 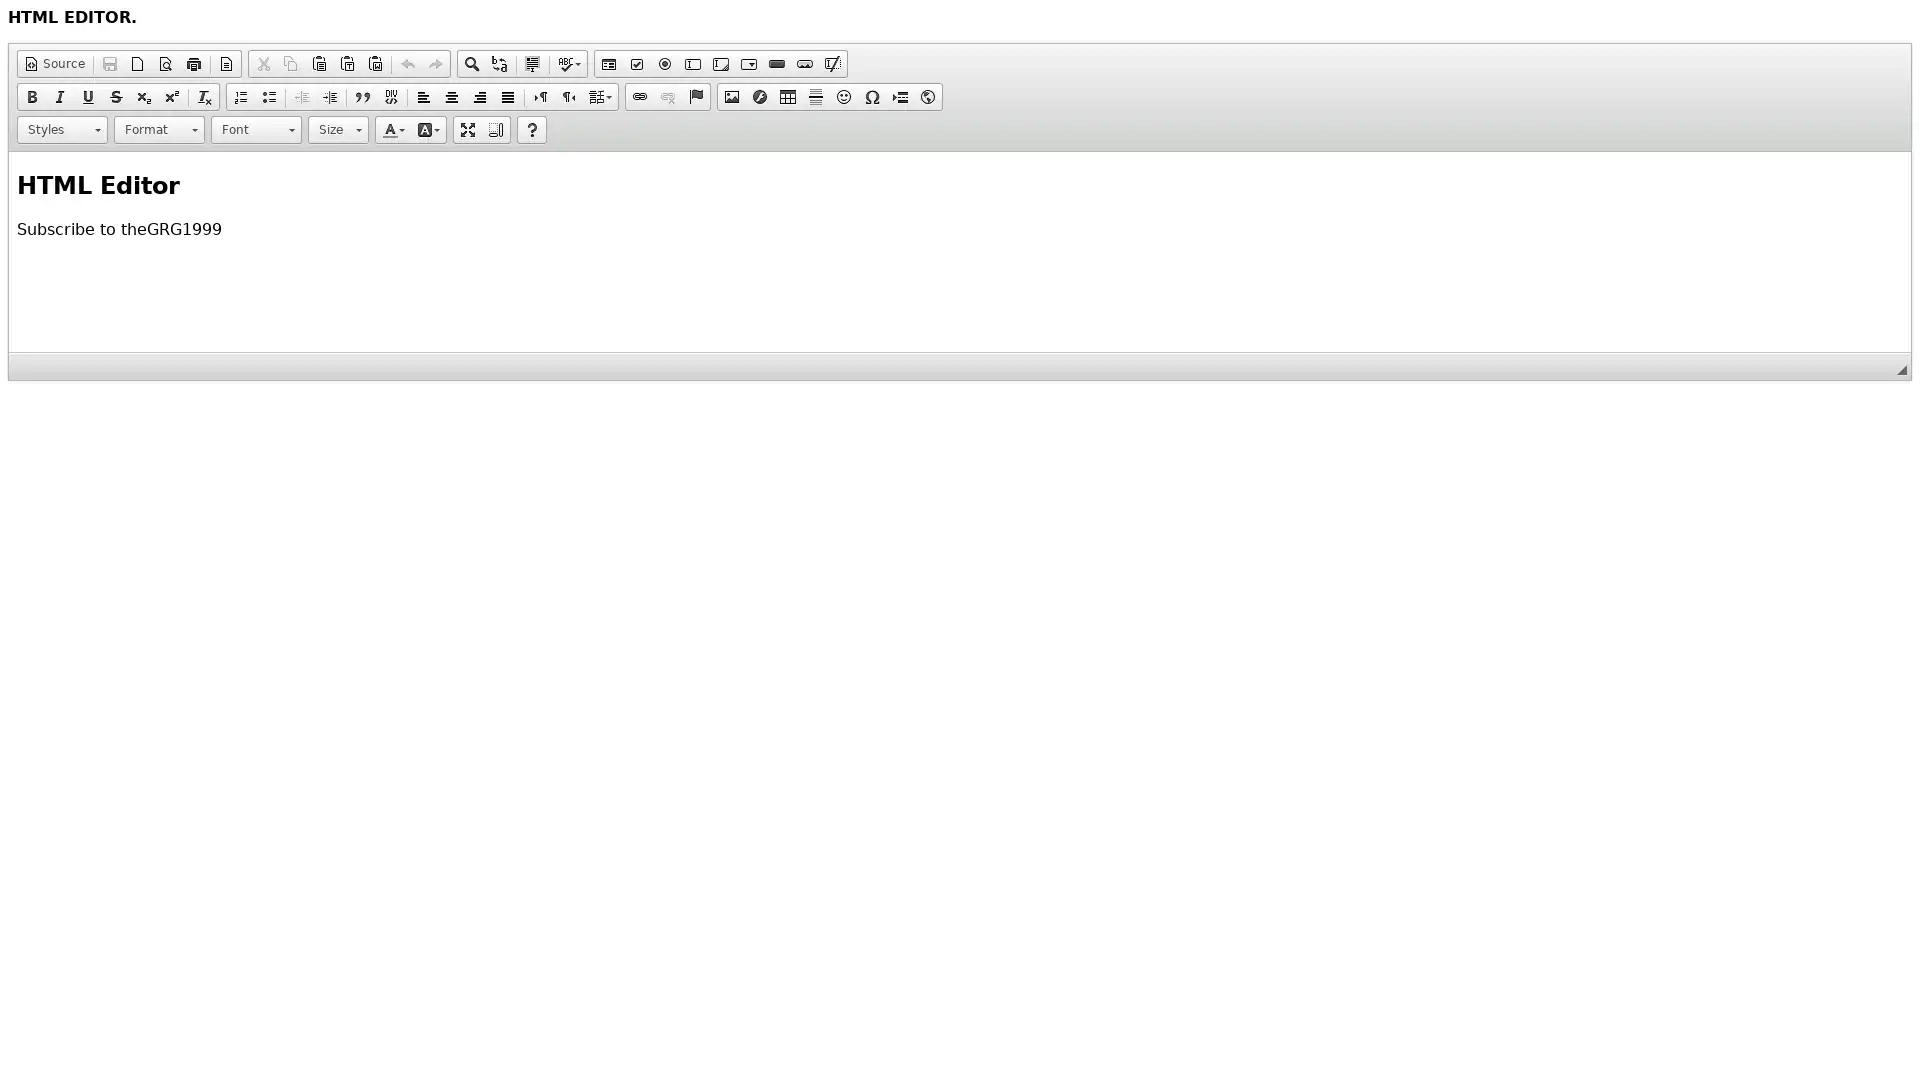 I want to click on Insert/Remove Numbered List, so click(x=240, y=96).